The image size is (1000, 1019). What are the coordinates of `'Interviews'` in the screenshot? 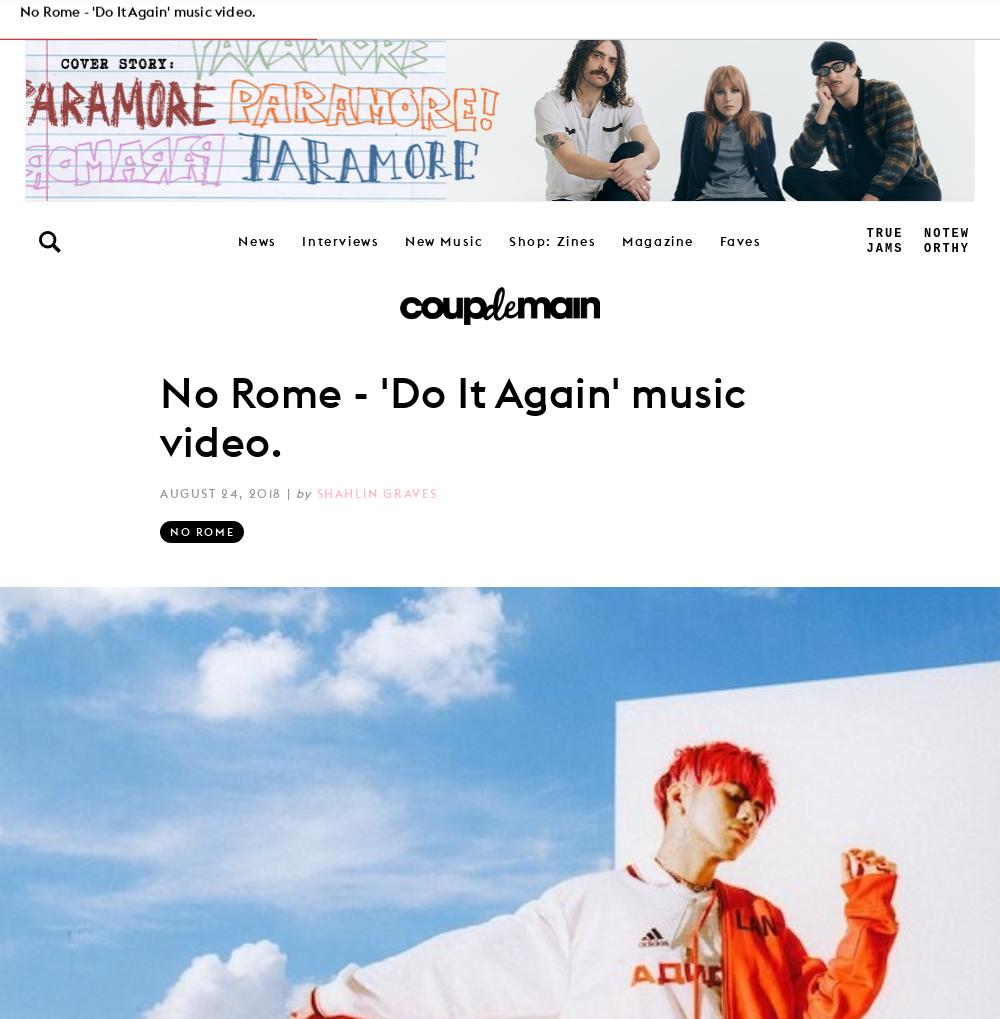 It's located at (339, 239).